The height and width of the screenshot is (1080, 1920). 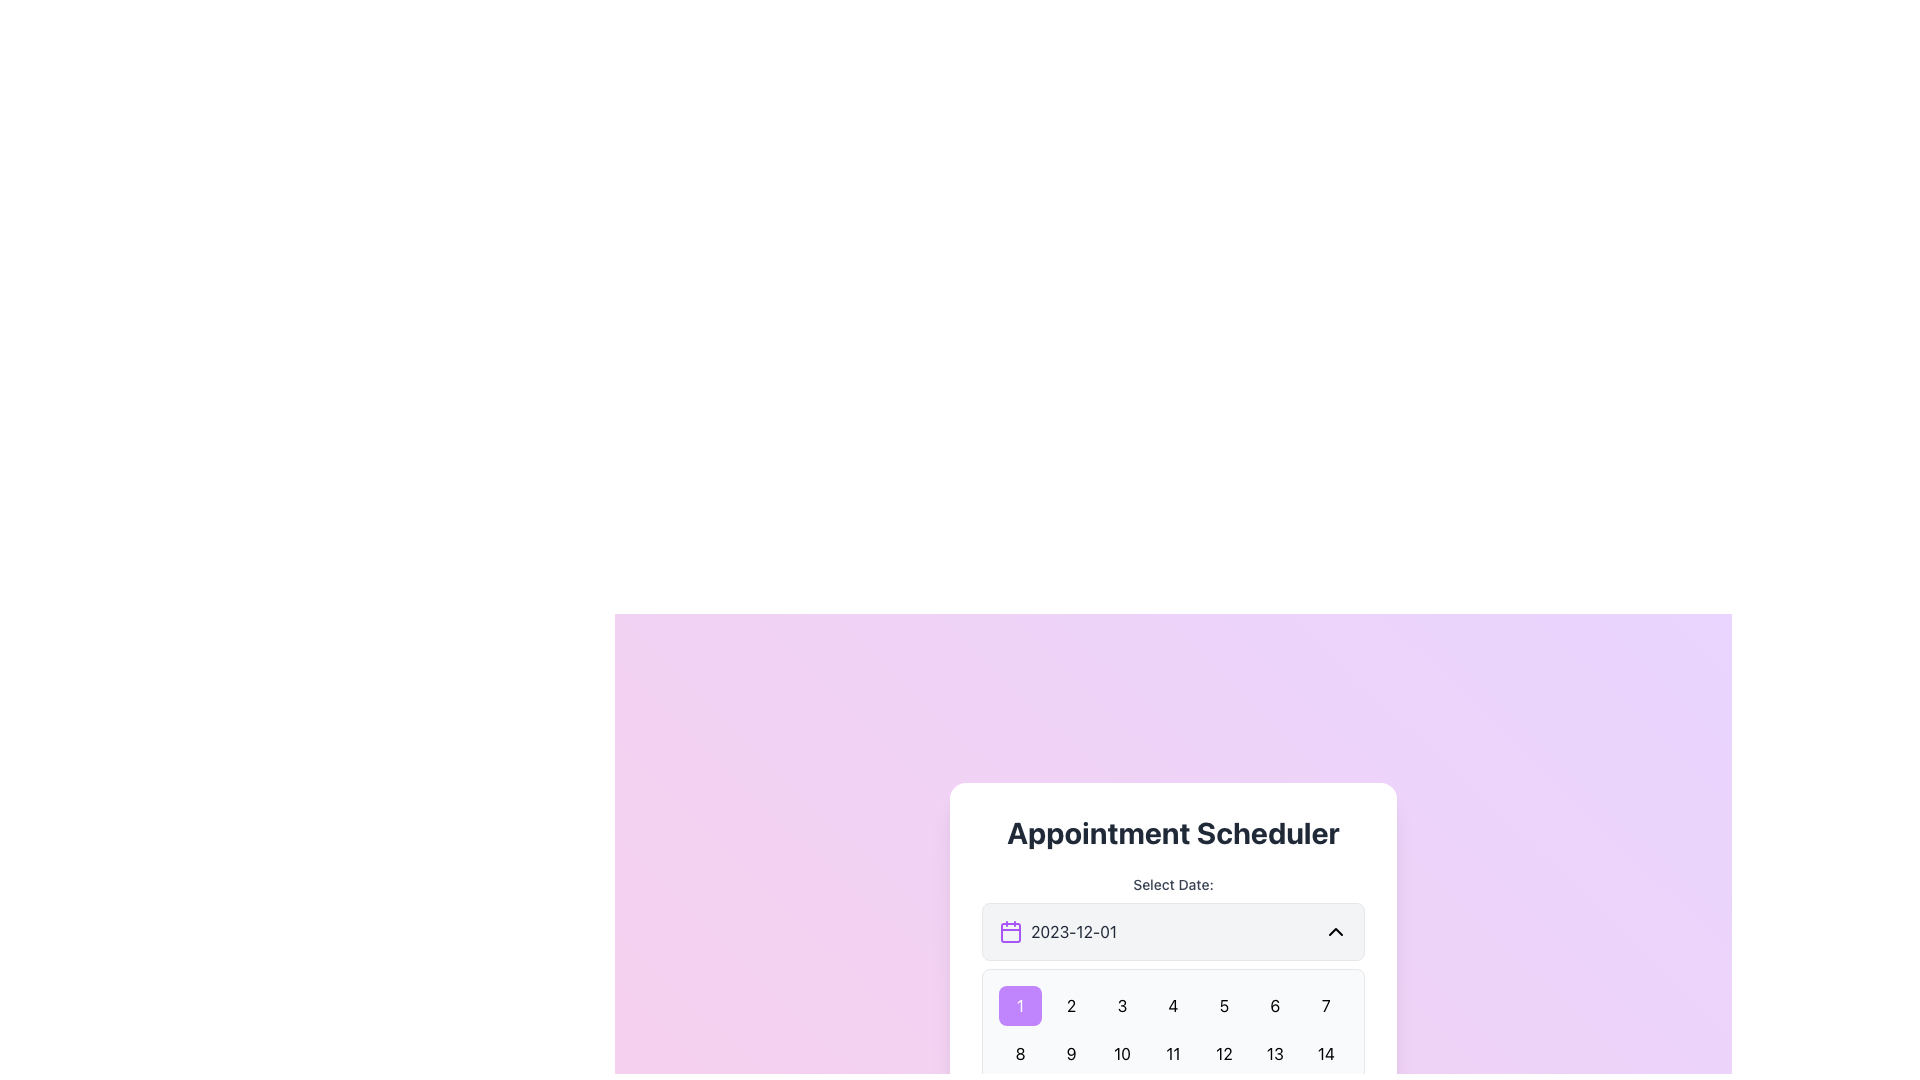 What do you see at coordinates (1073, 932) in the screenshot?
I see `the static text label displaying the selected date '2023-12-01'` at bounding box center [1073, 932].